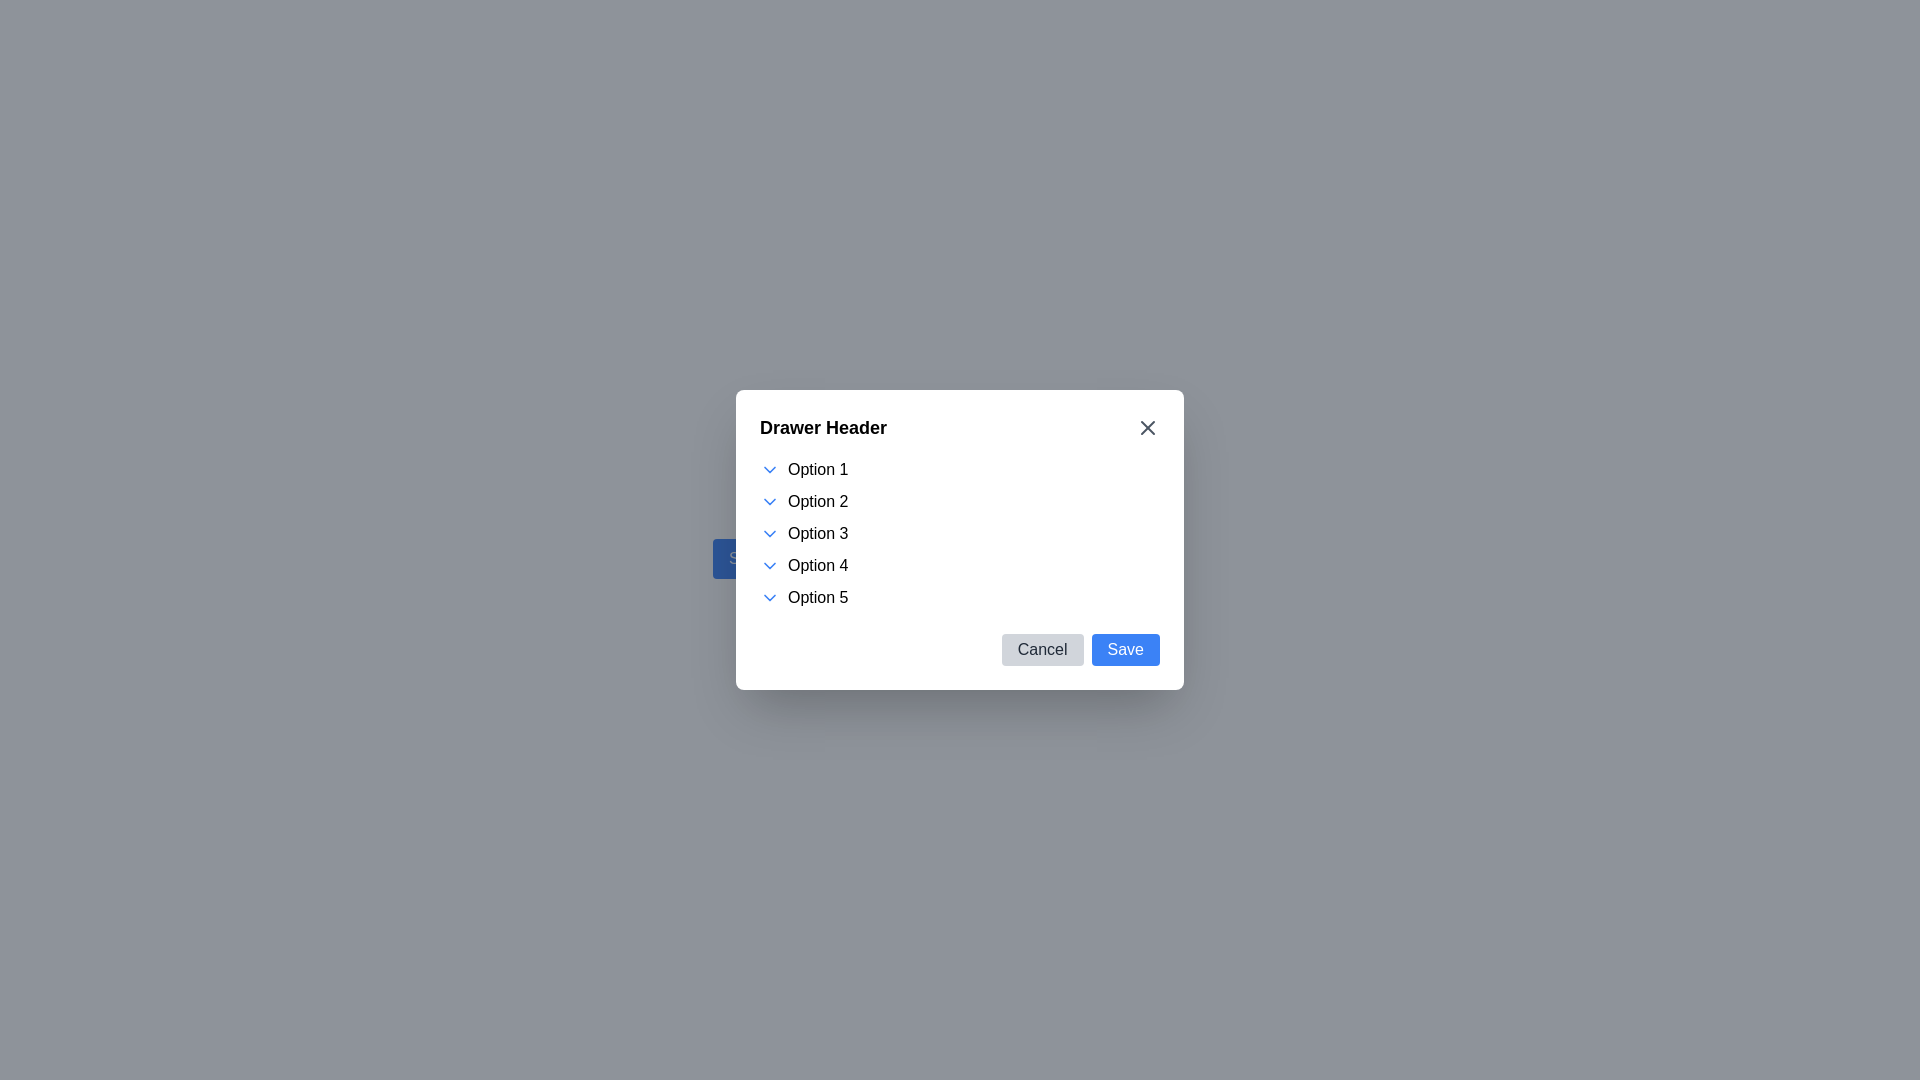  Describe the element at coordinates (960, 532) in the screenshot. I see `the list item labeled 'Option 3' in bold font, which is the third item in a vertically arranged list within a modal` at that location.